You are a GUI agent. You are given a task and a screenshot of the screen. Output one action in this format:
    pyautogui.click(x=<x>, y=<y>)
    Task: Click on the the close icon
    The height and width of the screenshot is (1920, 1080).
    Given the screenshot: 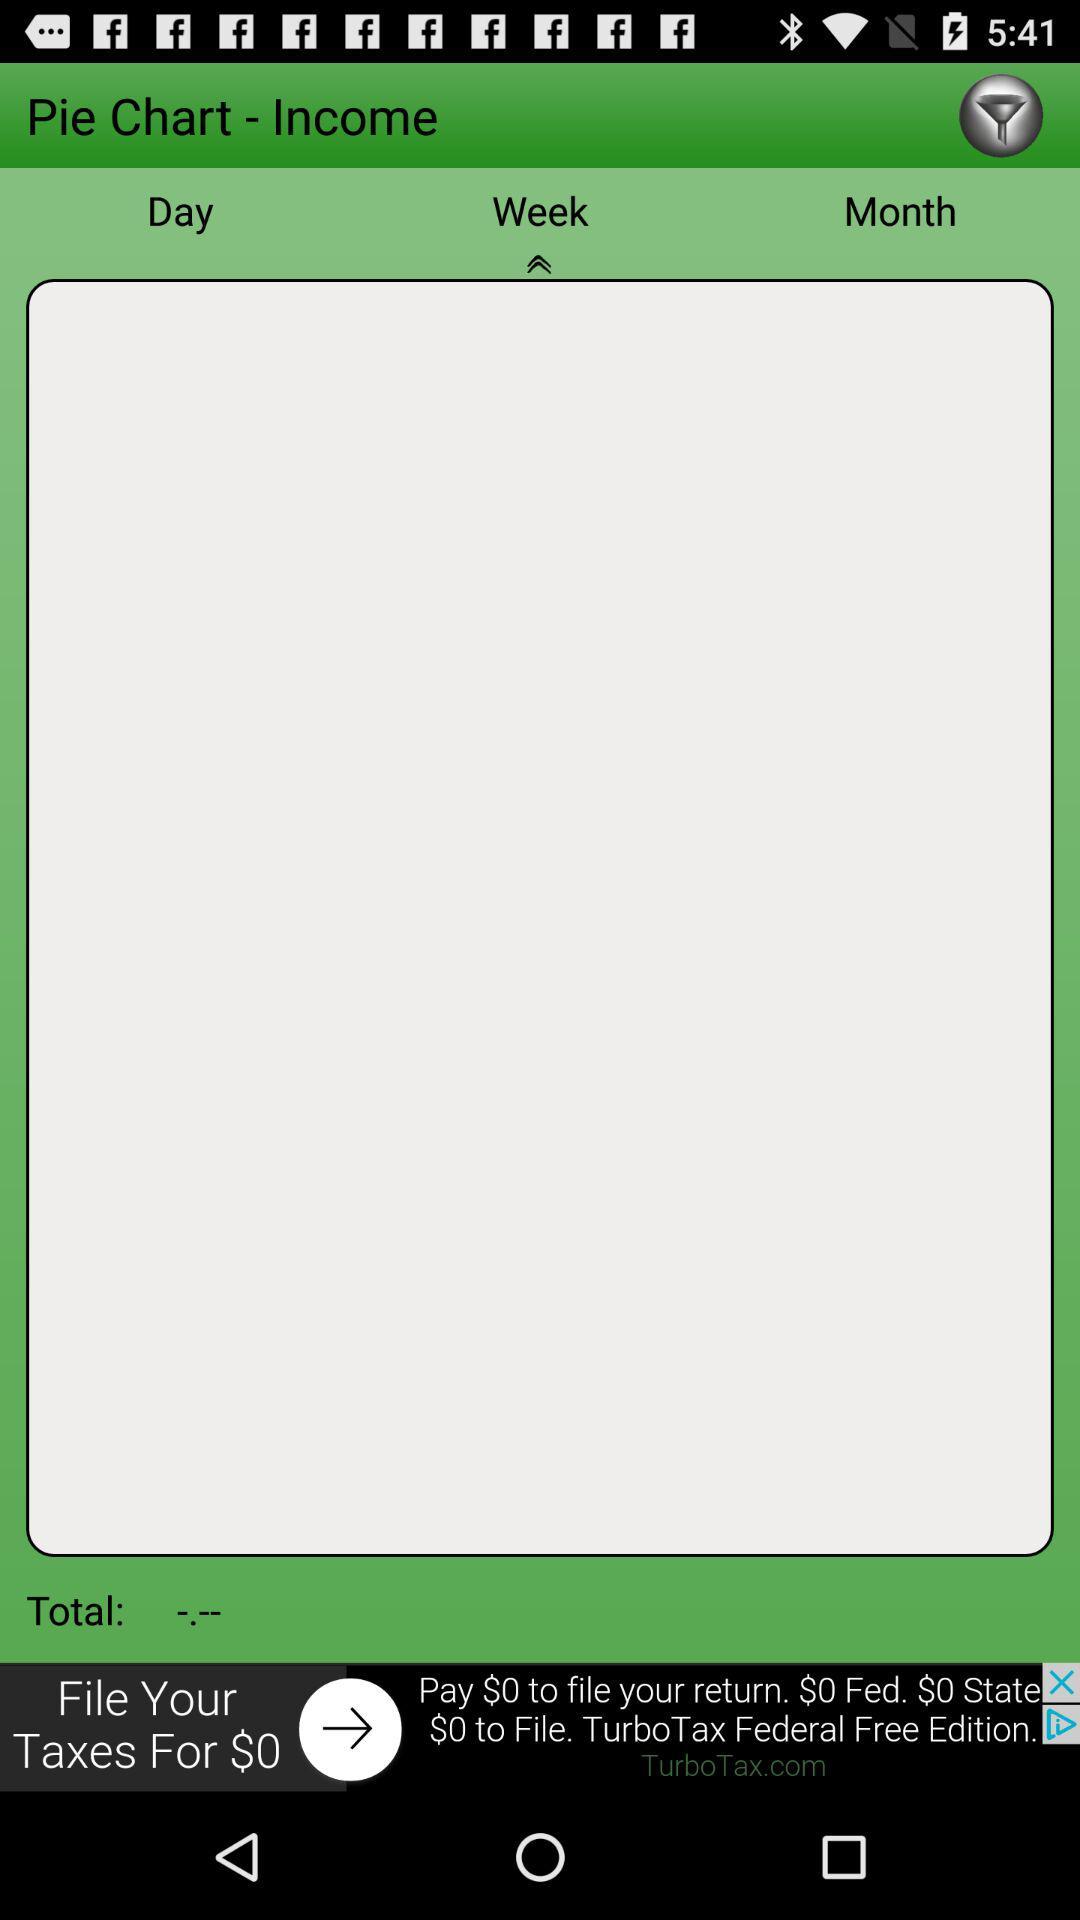 What is the action you would take?
    pyautogui.click(x=540, y=294)
    